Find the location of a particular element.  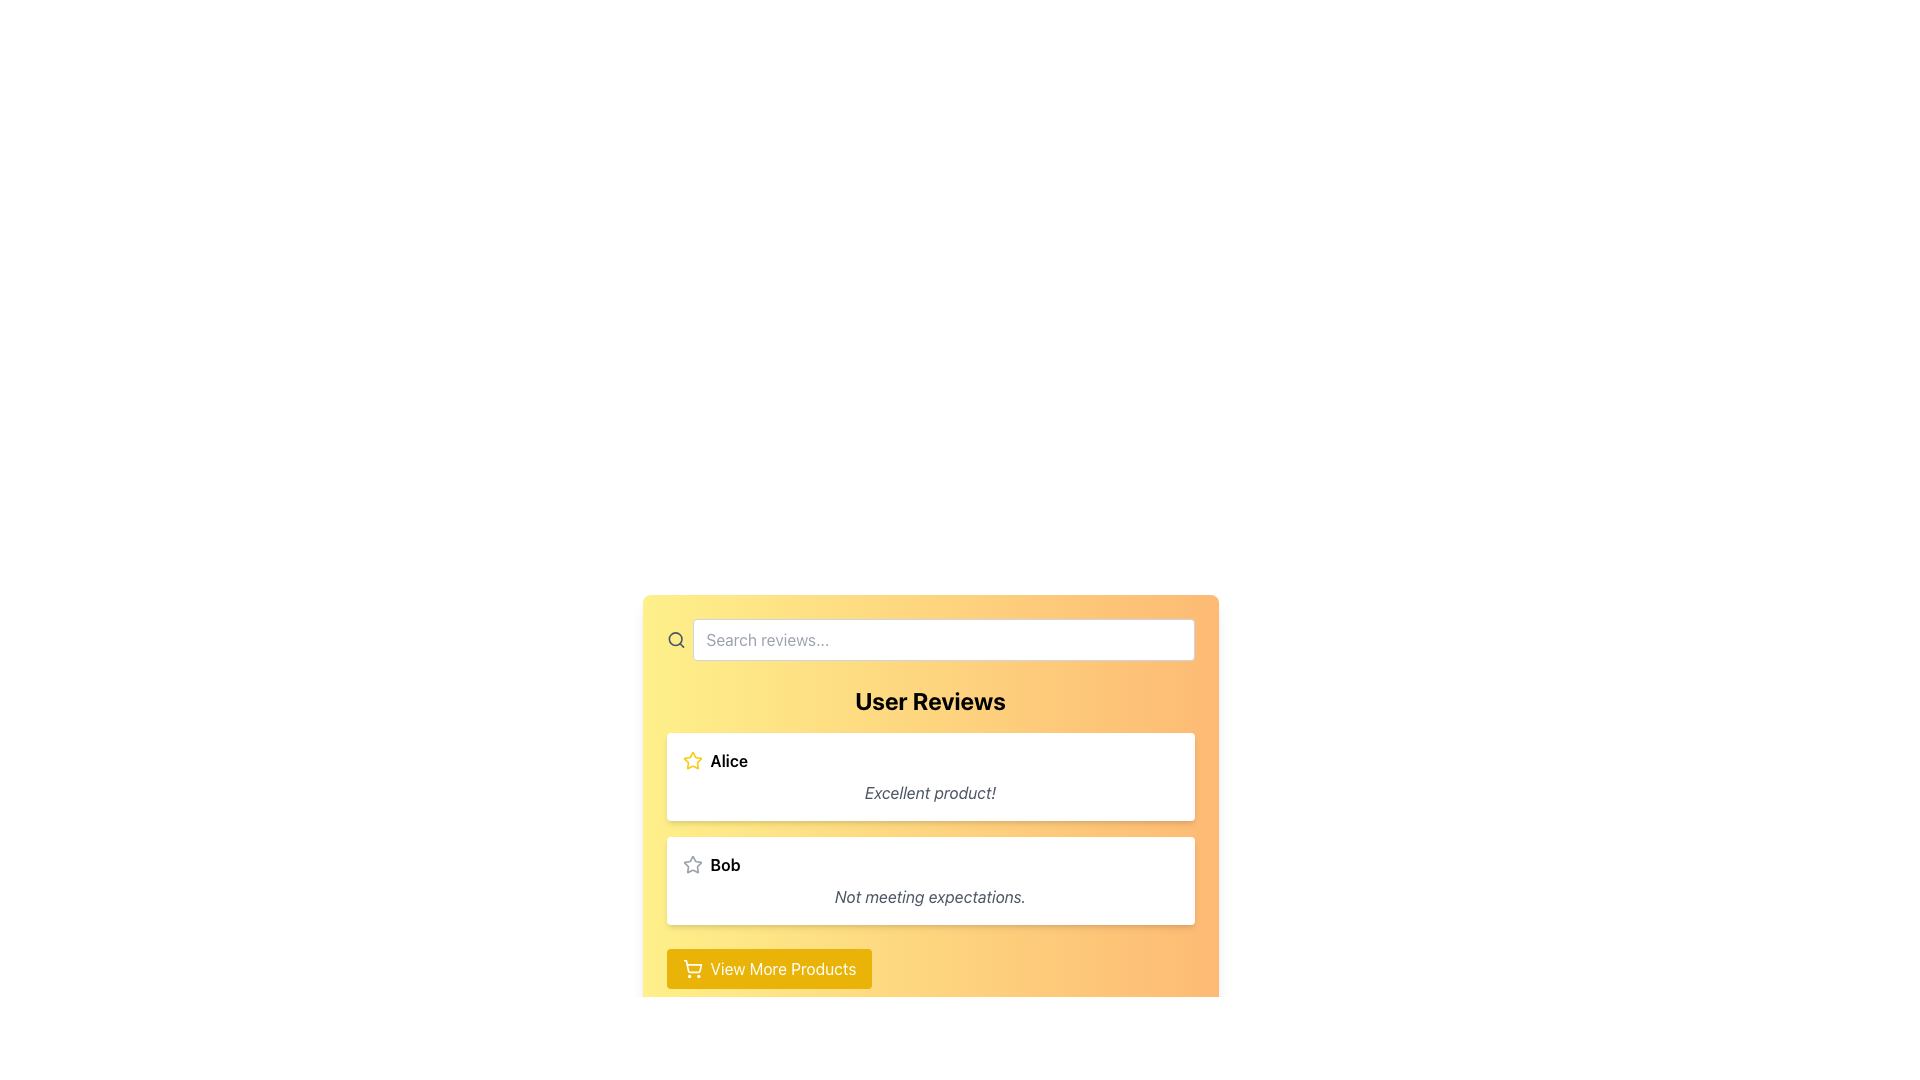

the content of the text display element that shows the user name 'Bob' in bold with a gray outlined star icon to its left, located in the User Reviews section is located at coordinates (929, 863).